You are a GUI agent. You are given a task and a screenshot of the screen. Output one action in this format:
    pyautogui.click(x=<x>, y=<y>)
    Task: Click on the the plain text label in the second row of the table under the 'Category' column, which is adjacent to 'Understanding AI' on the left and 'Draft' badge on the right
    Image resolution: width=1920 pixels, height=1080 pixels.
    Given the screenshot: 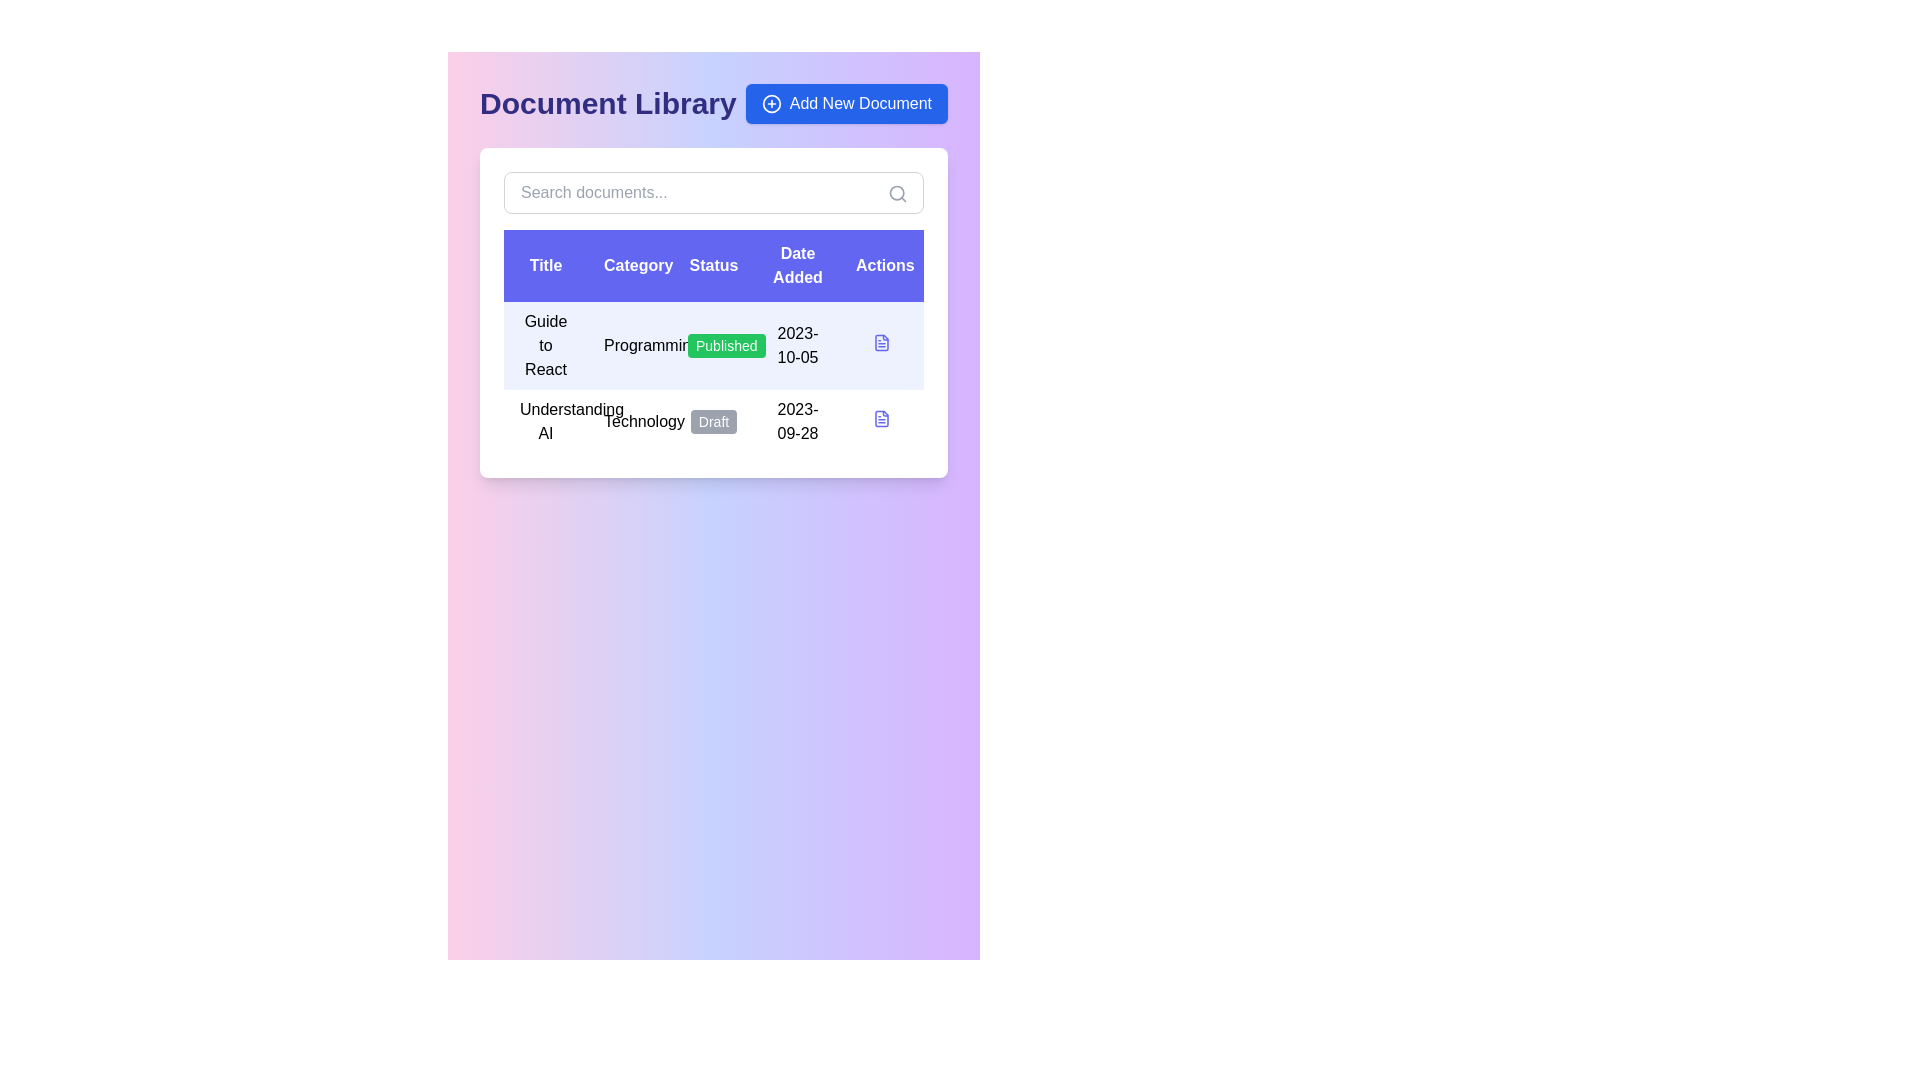 What is the action you would take?
    pyautogui.click(x=628, y=420)
    